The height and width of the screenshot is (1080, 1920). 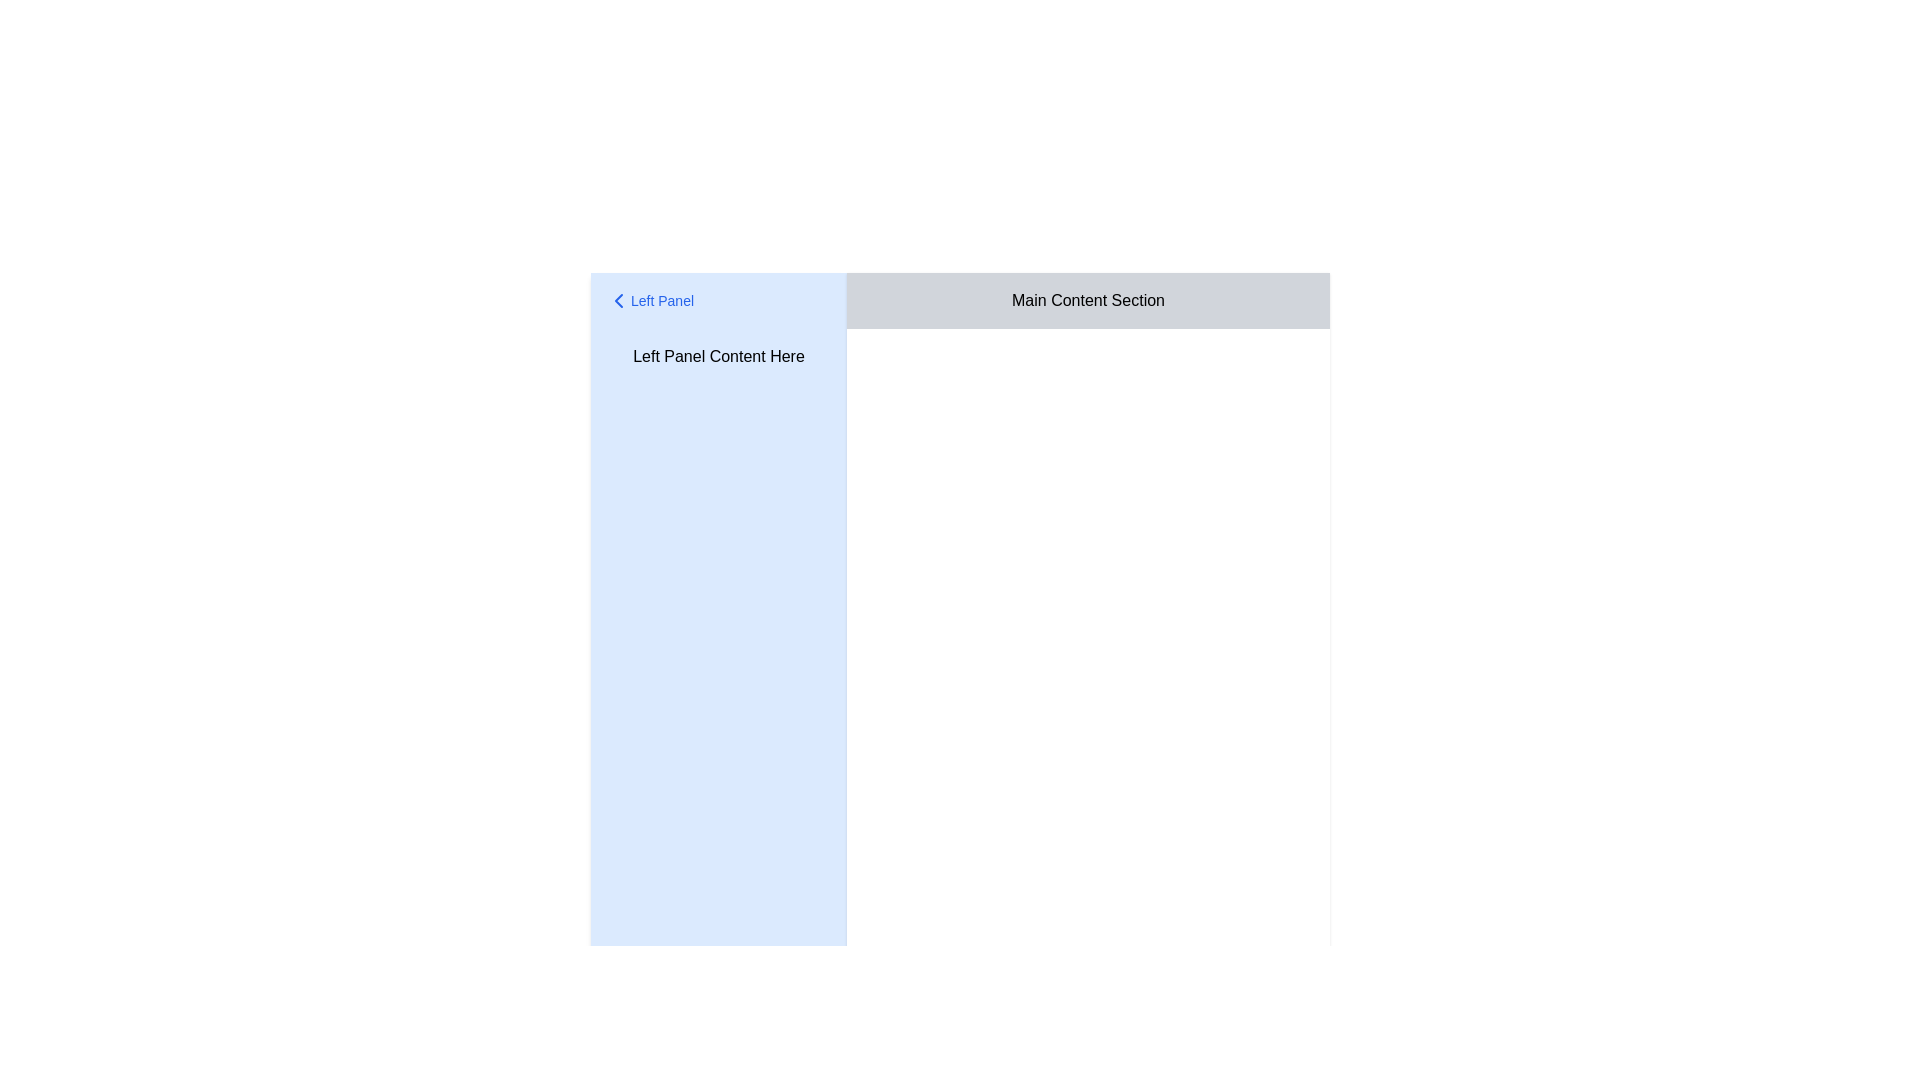 What do you see at coordinates (650, 300) in the screenshot?
I see `the navigational button with an icon and text located at the top-left corner of the light blue left panel` at bounding box center [650, 300].